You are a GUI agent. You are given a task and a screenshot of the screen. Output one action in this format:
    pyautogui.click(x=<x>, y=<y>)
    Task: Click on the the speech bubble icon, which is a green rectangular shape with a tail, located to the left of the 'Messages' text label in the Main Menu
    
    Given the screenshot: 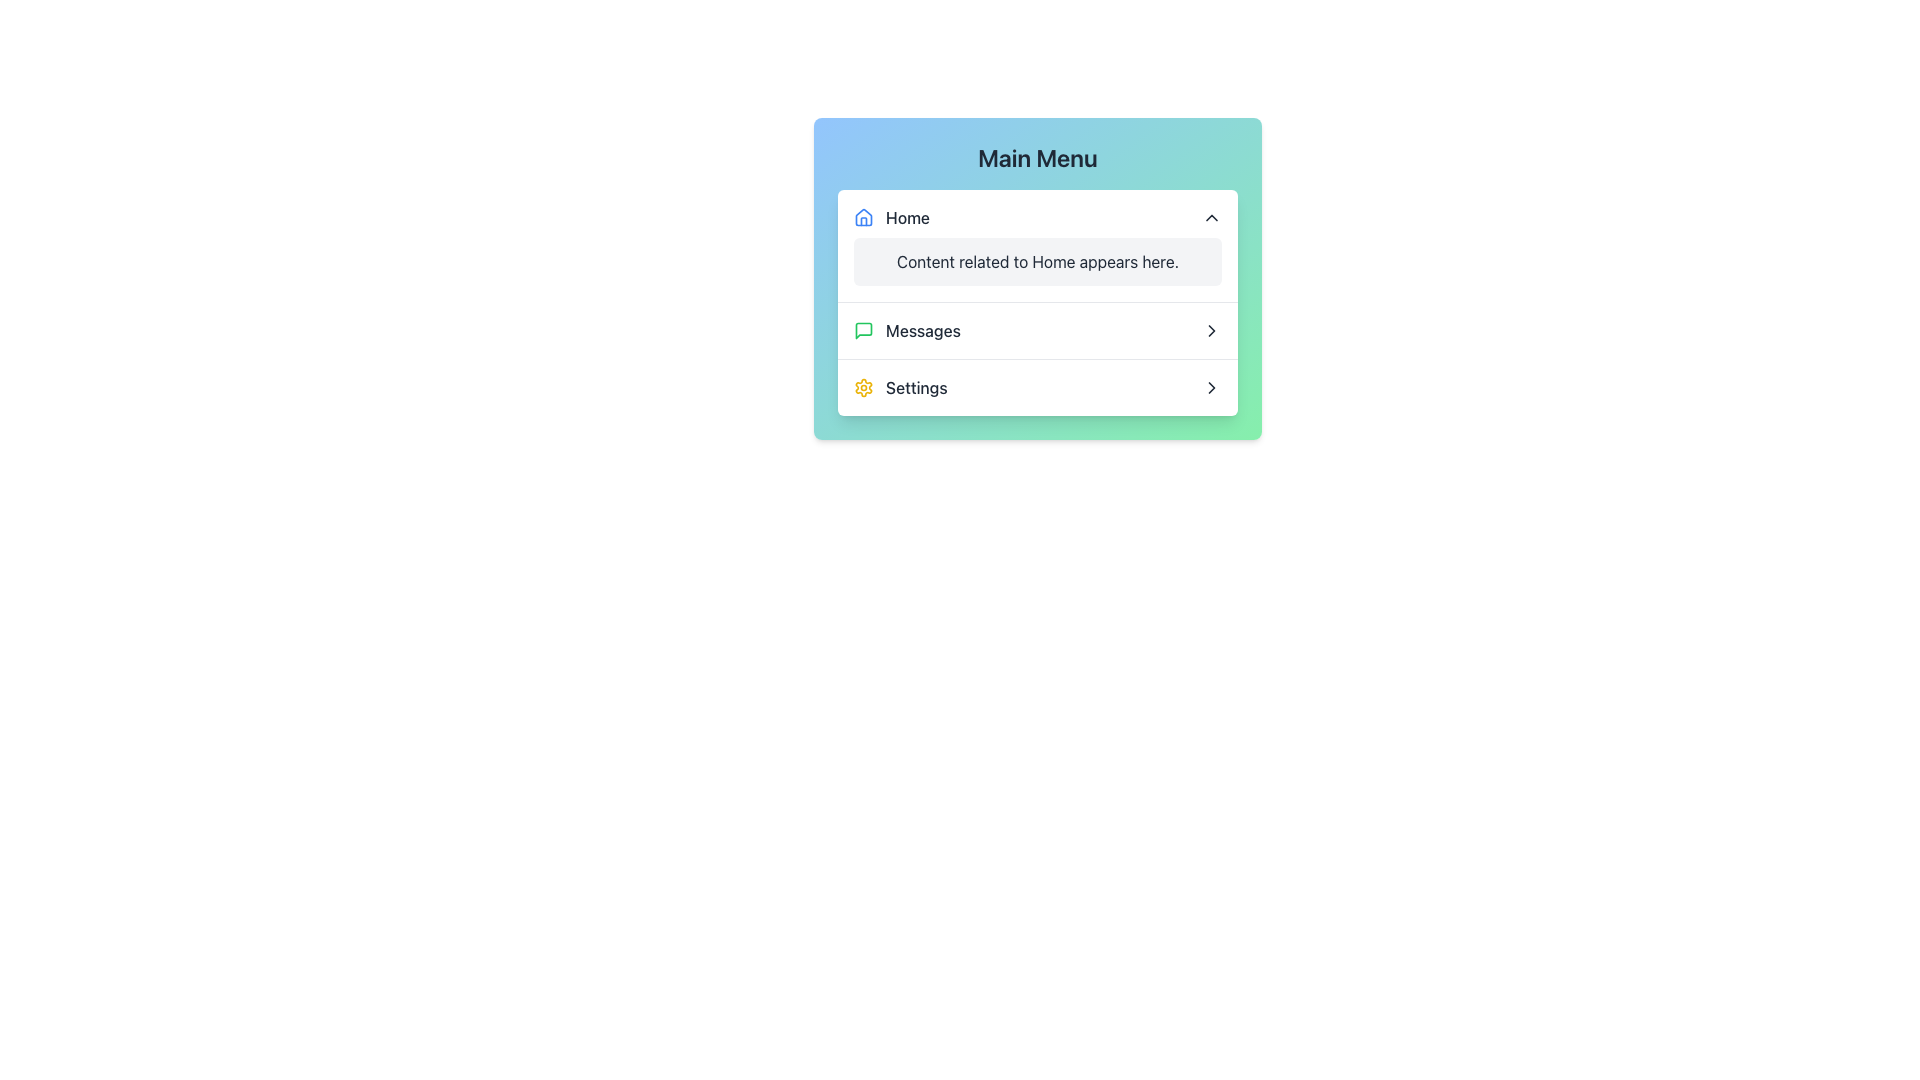 What is the action you would take?
    pyautogui.click(x=864, y=330)
    